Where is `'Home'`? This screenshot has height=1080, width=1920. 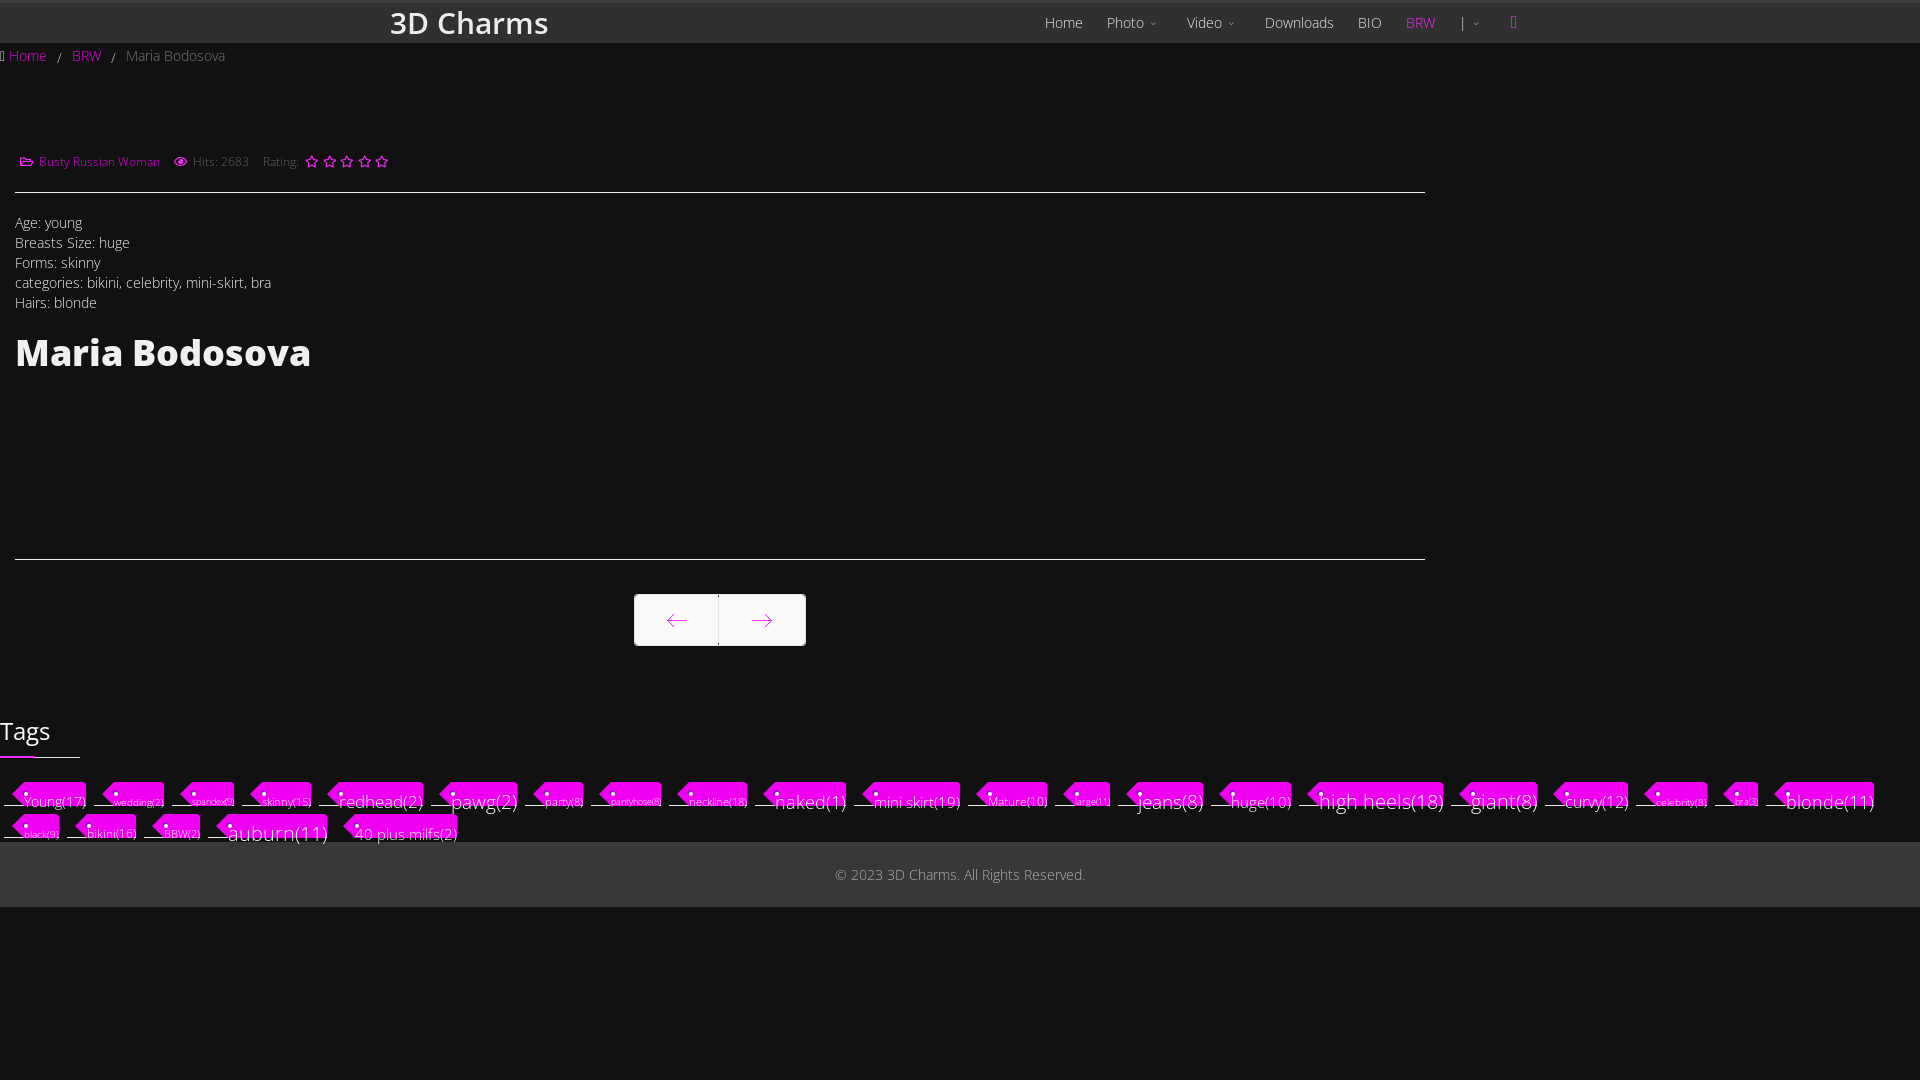 'Home' is located at coordinates (1063, 23).